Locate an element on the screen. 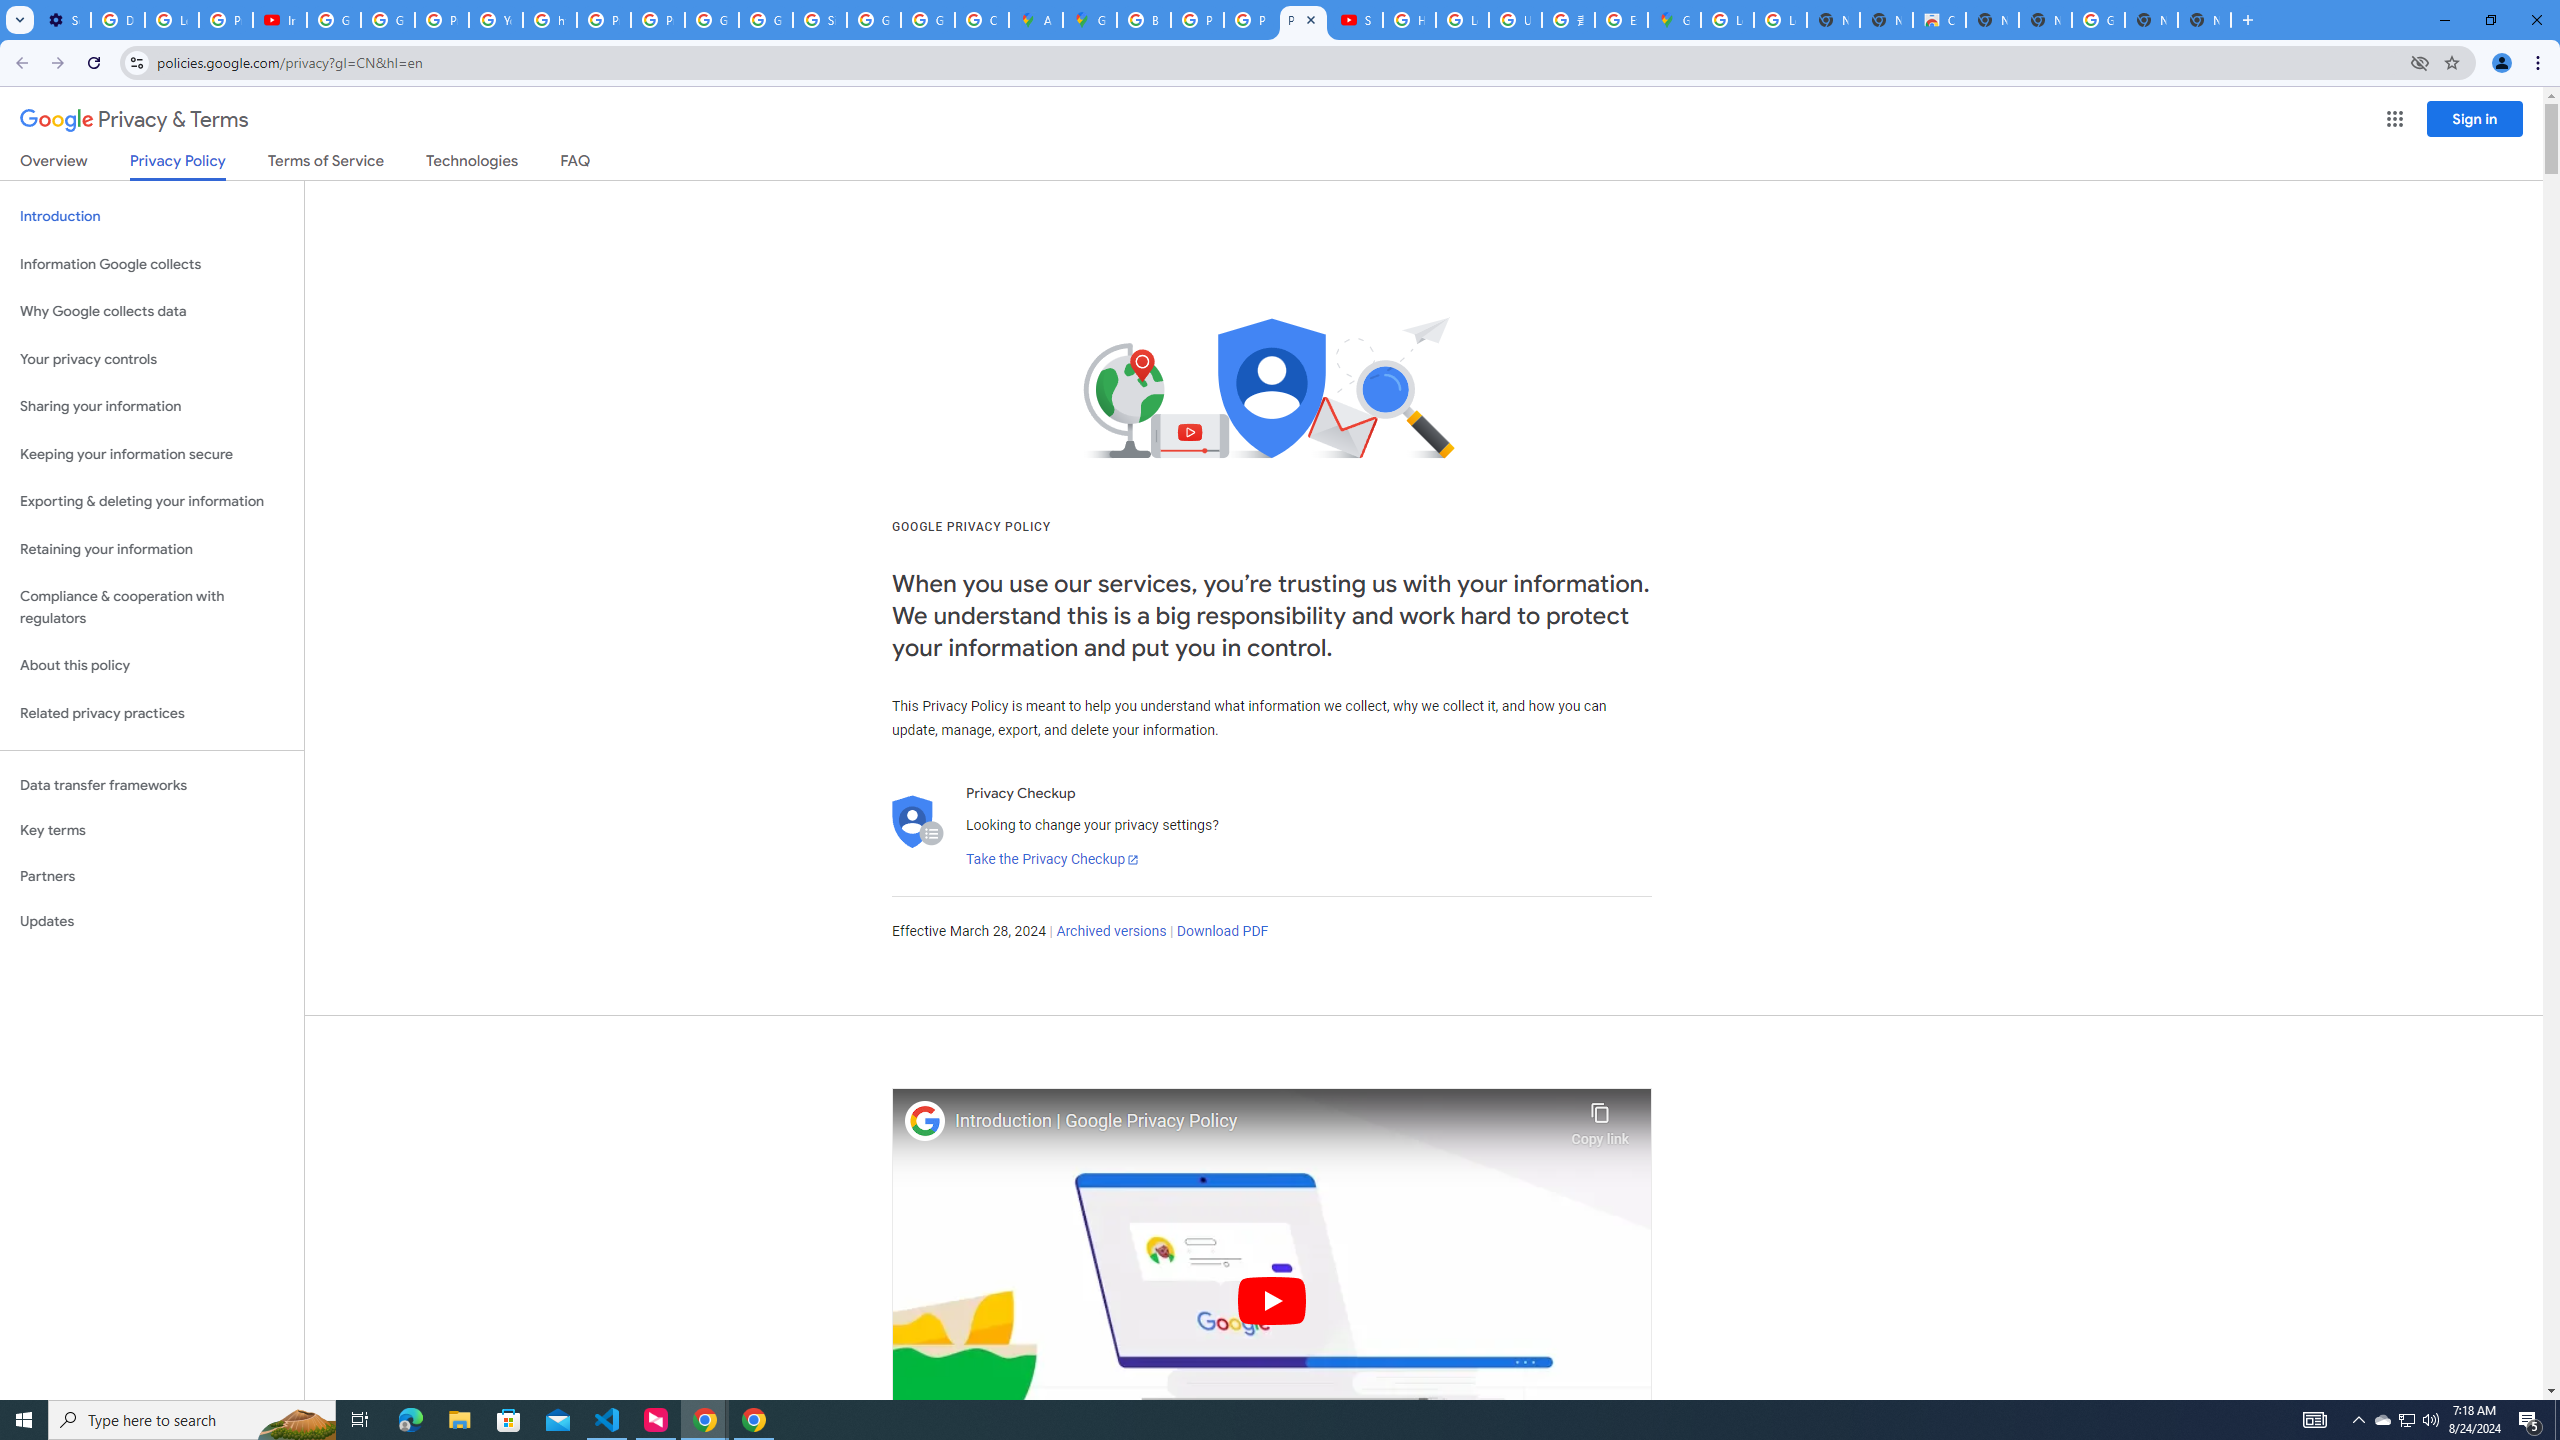 The image size is (2560, 1440). 'Learn how to find your photos - Google Photos Help' is located at coordinates (171, 19).